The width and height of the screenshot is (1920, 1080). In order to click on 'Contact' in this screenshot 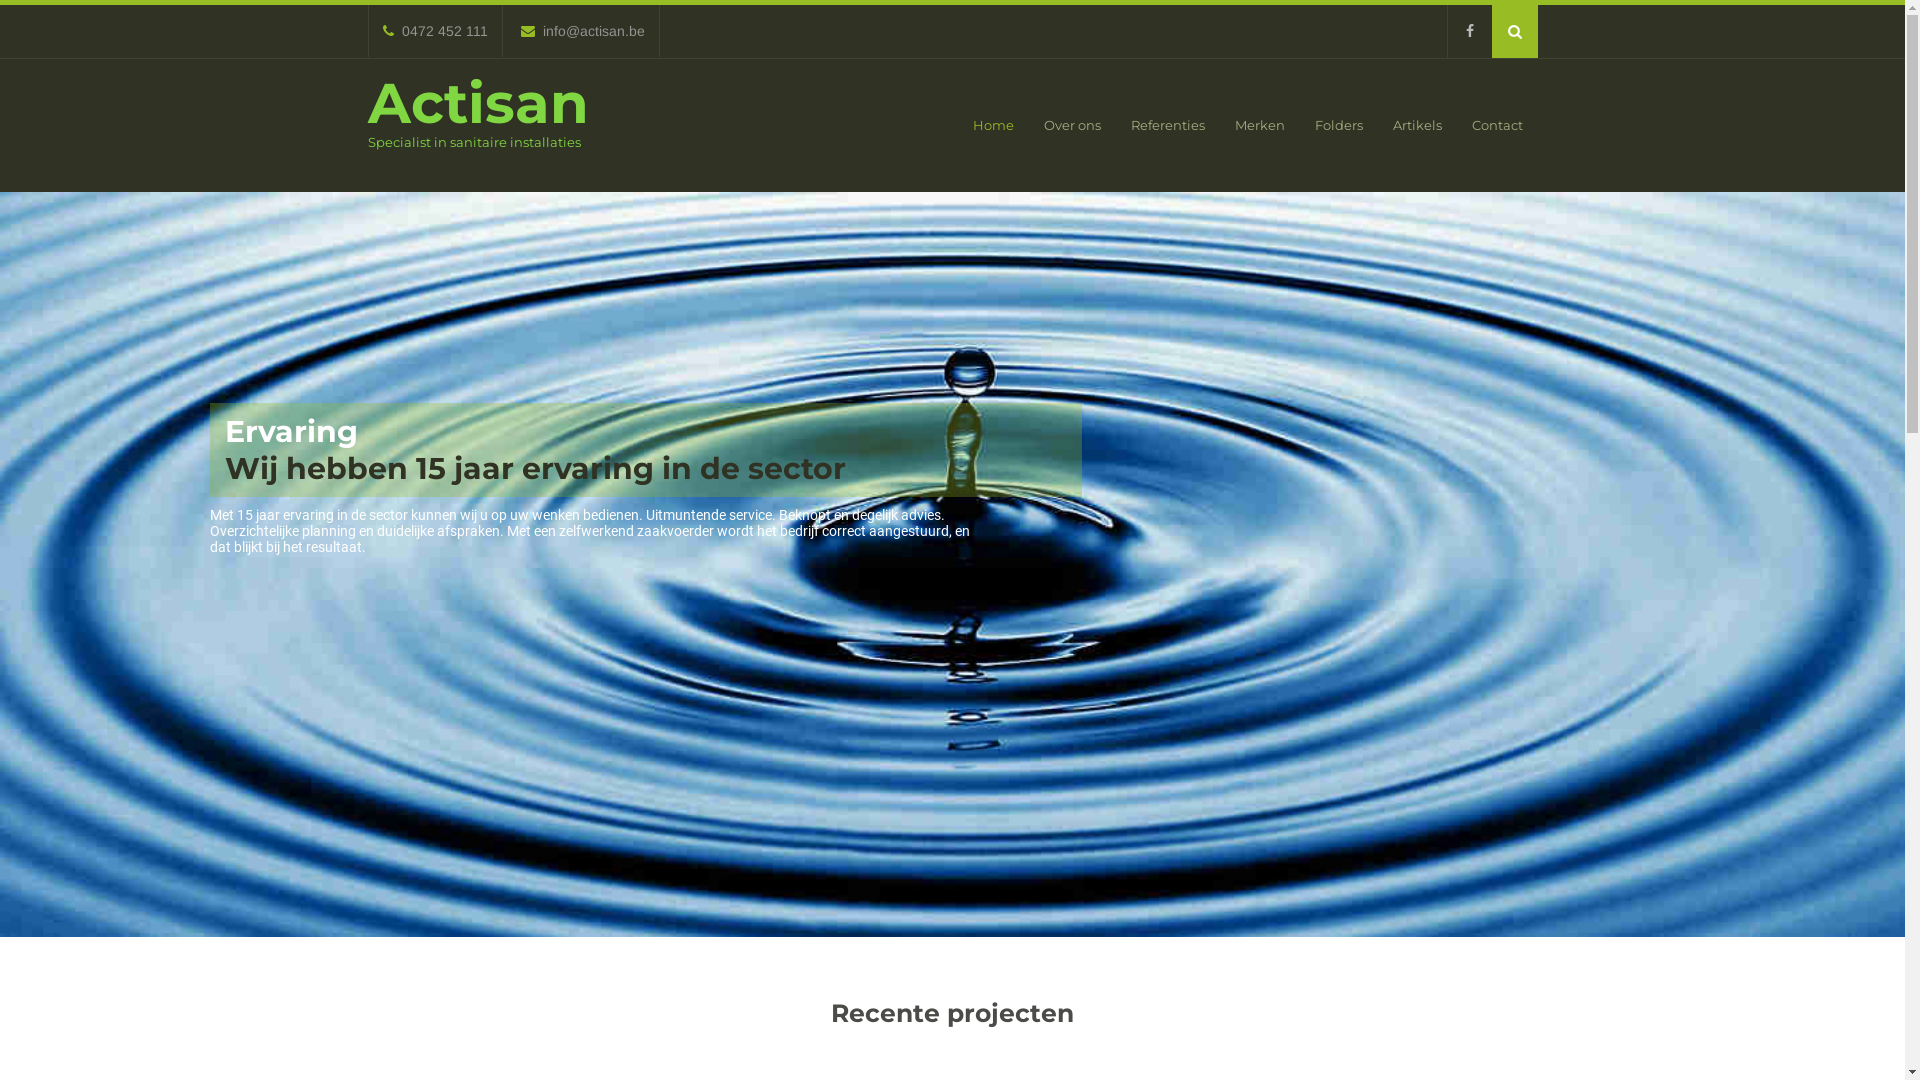, I will do `click(1496, 125)`.